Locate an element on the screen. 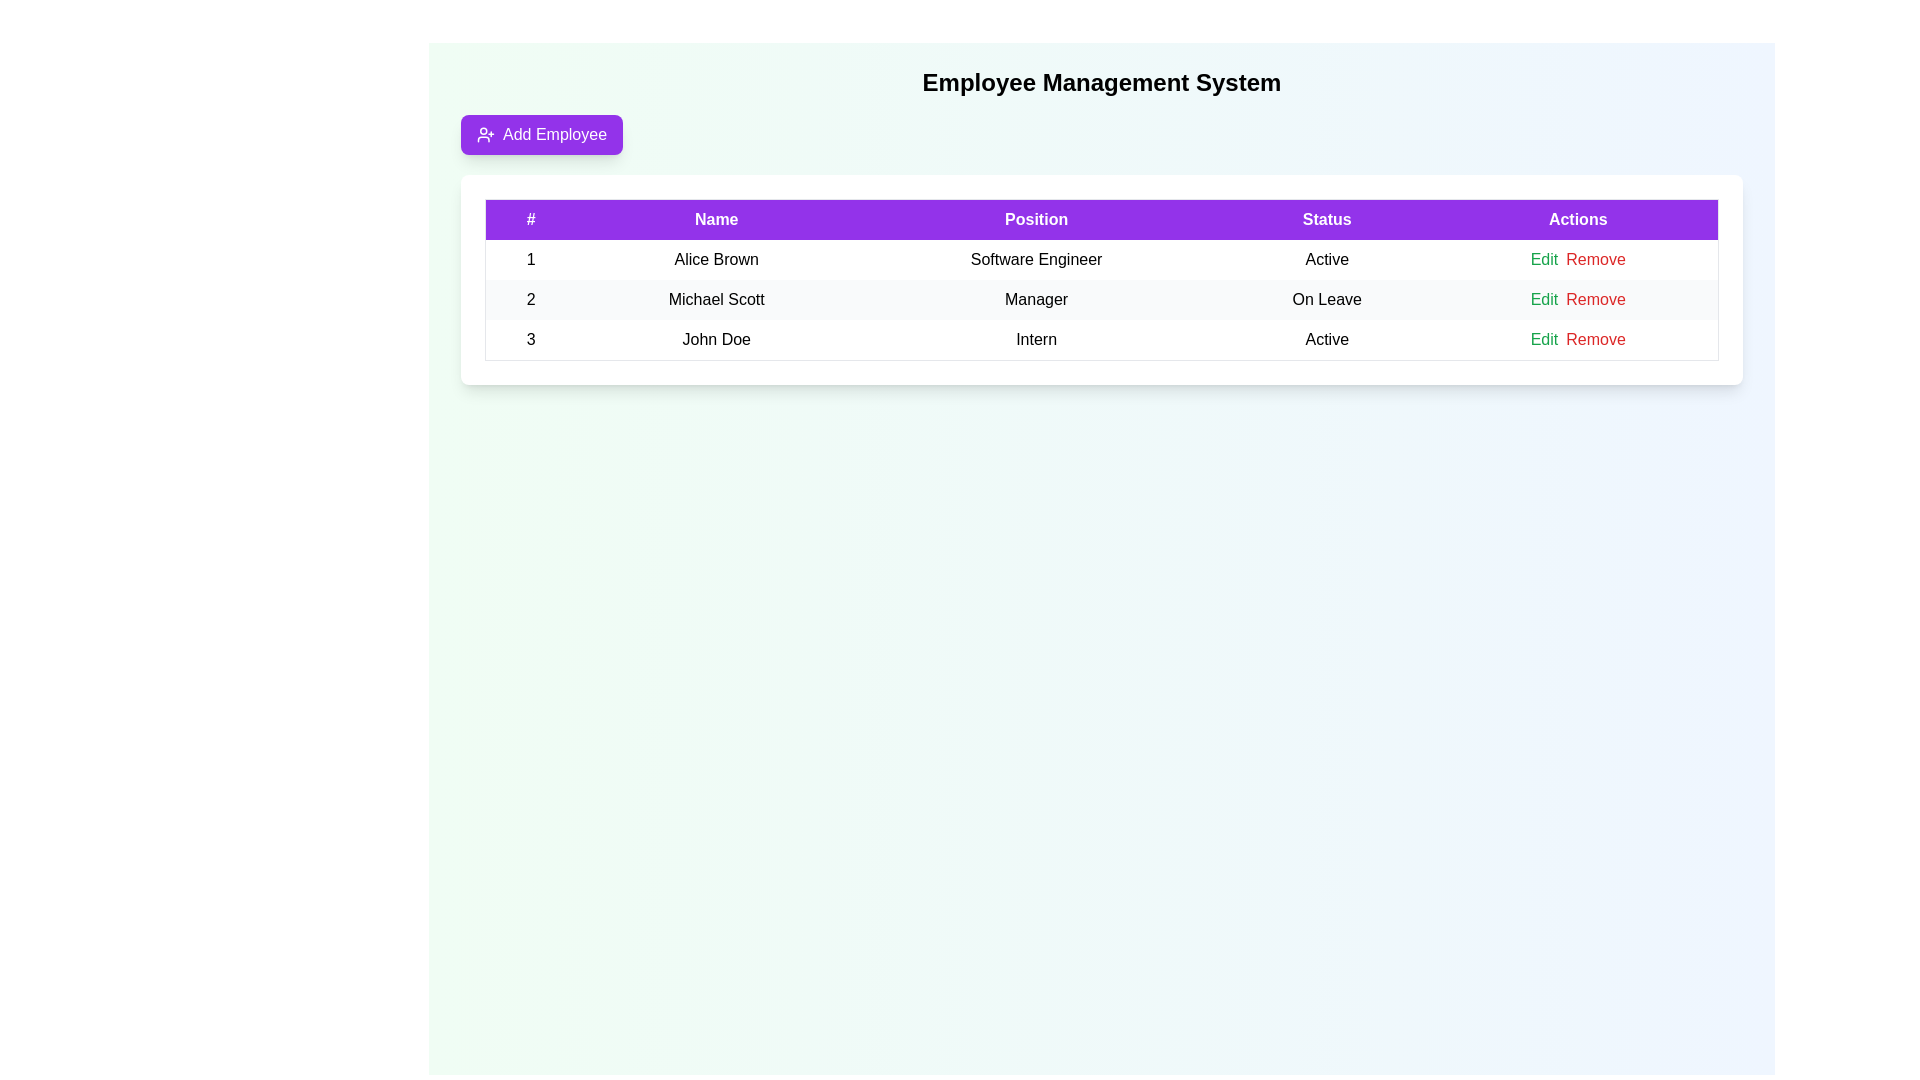 The width and height of the screenshot is (1920, 1080). the 'Manager' text label in the second row and third column of the table that displays the job title of Michael Scott is located at coordinates (1036, 300).